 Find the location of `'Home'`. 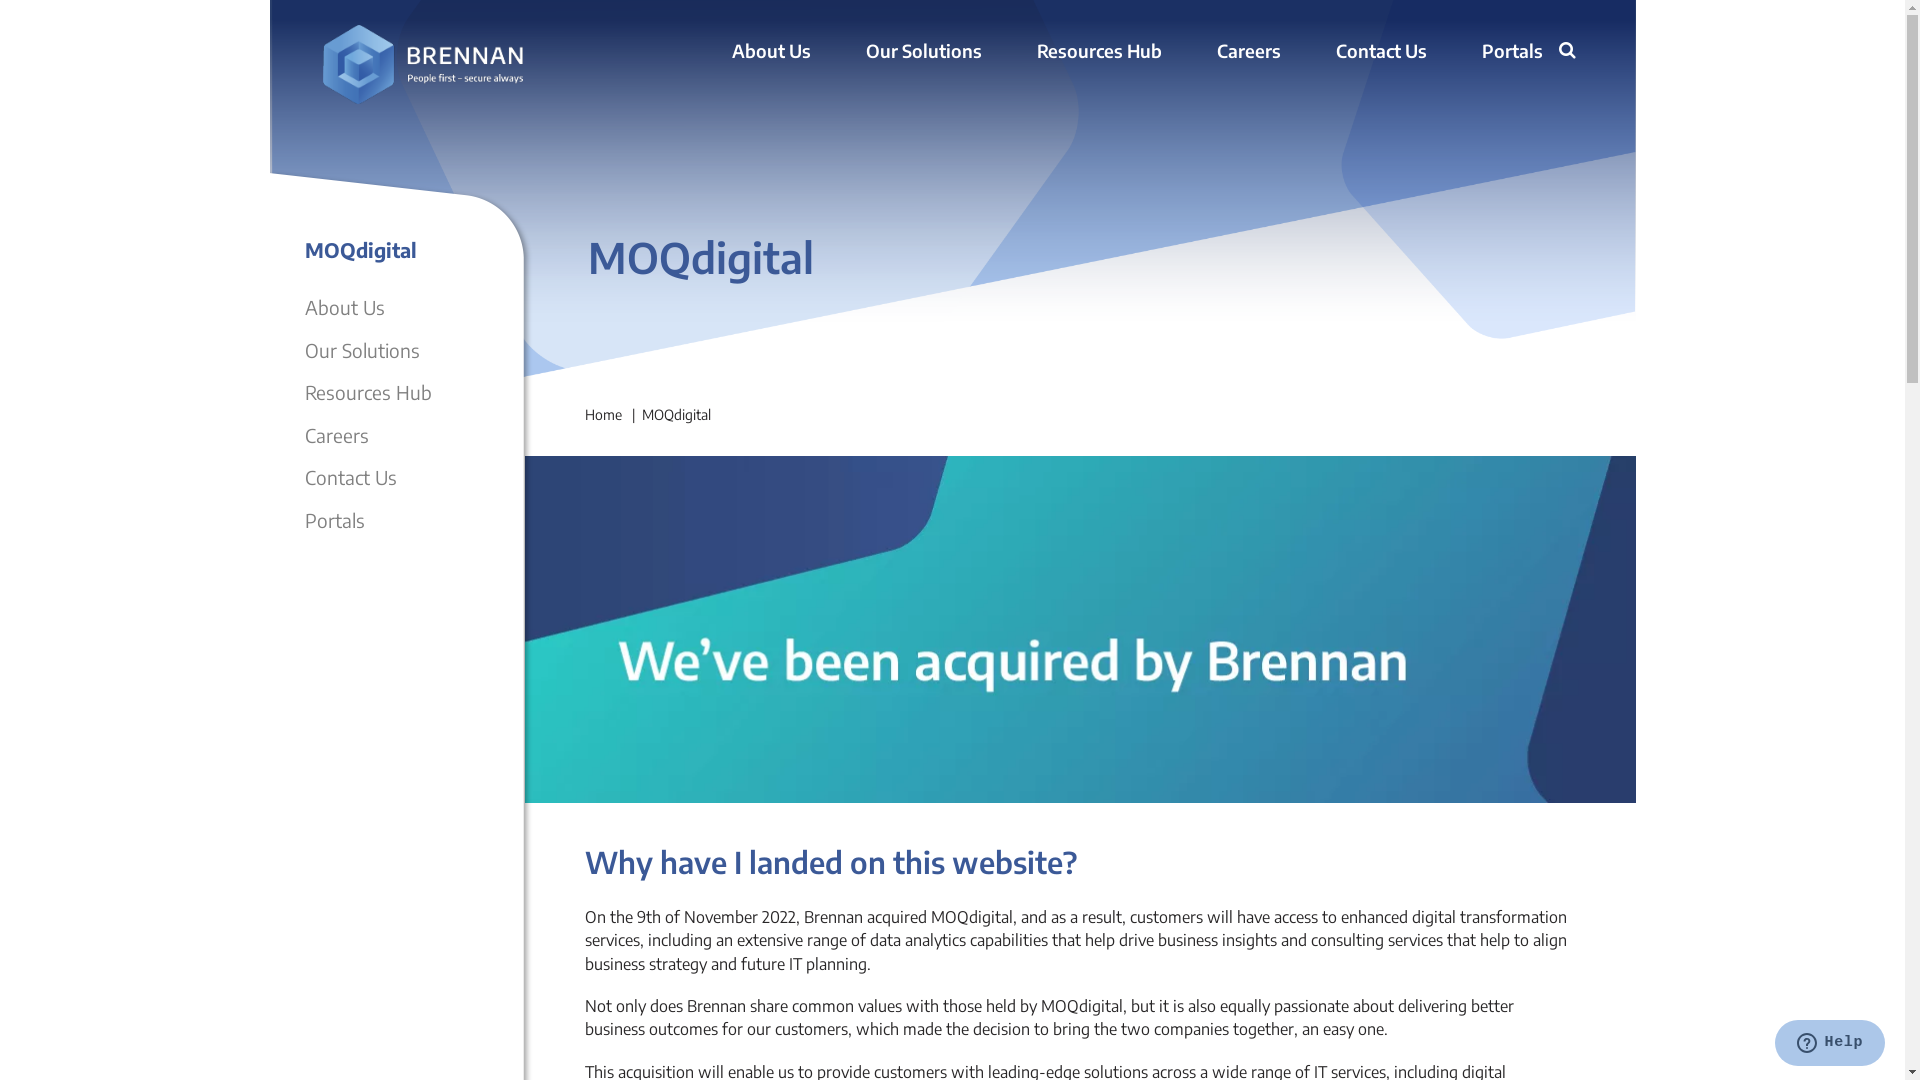

'Home' is located at coordinates (601, 413).